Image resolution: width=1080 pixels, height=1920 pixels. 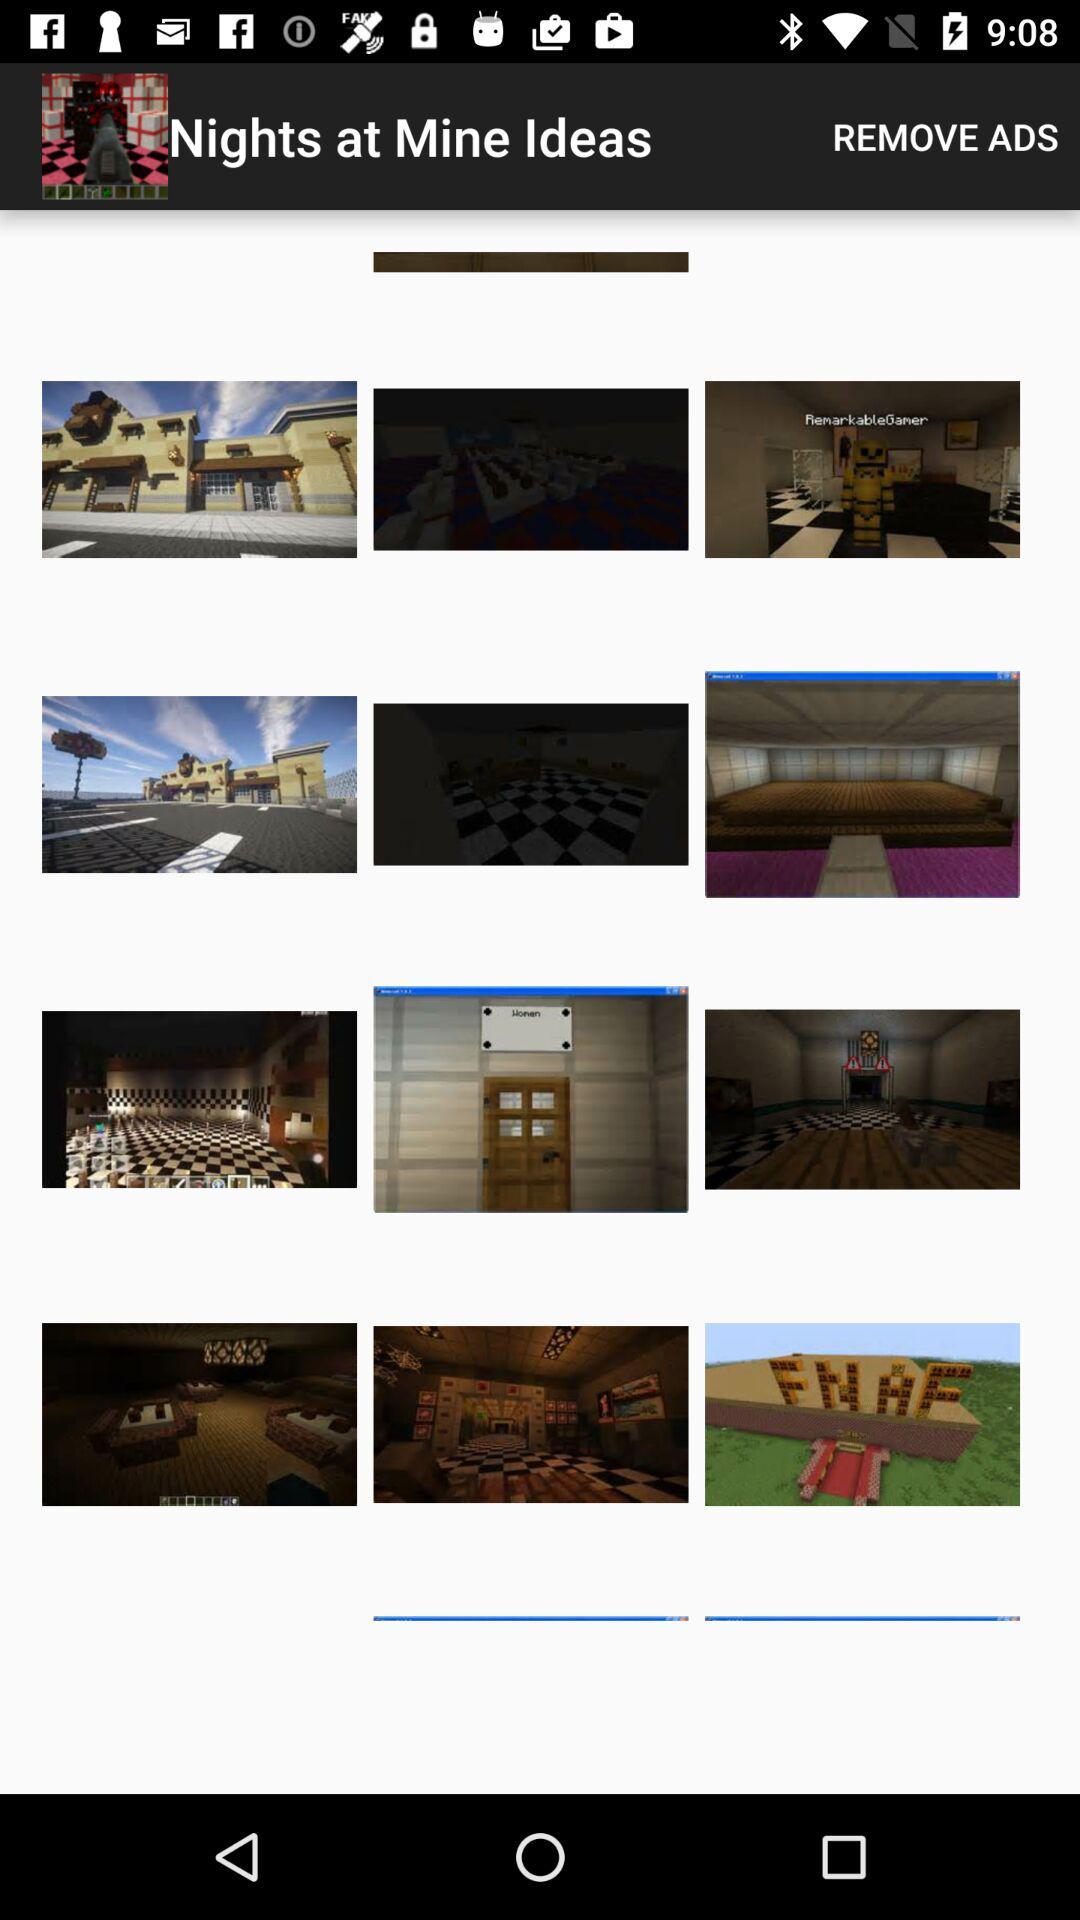 I want to click on app to the right of the nights at mine item, so click(x=945, y=135).